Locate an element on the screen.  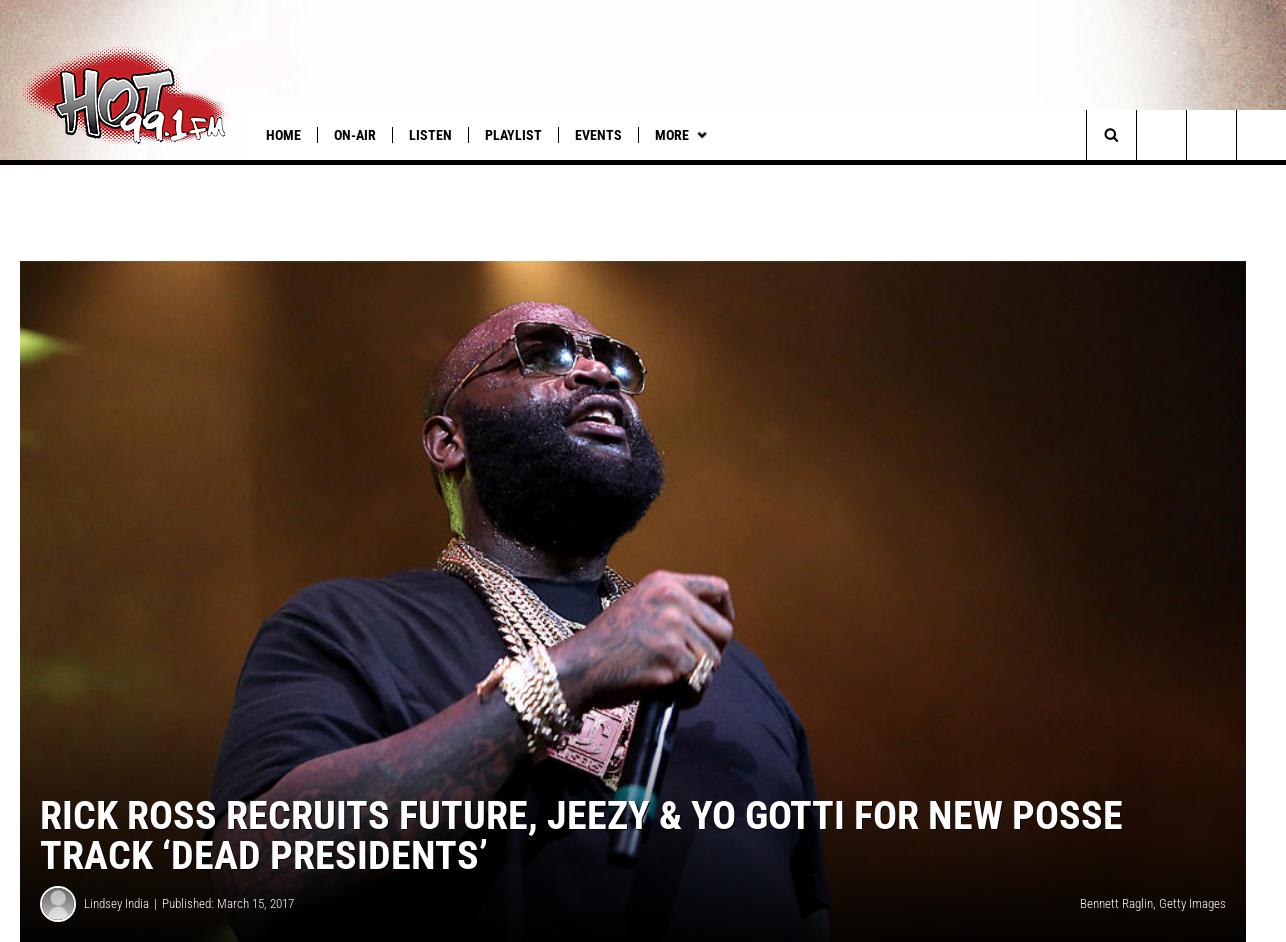
'Get the Hot 99.1 App' is located at coordinates (927, 174).